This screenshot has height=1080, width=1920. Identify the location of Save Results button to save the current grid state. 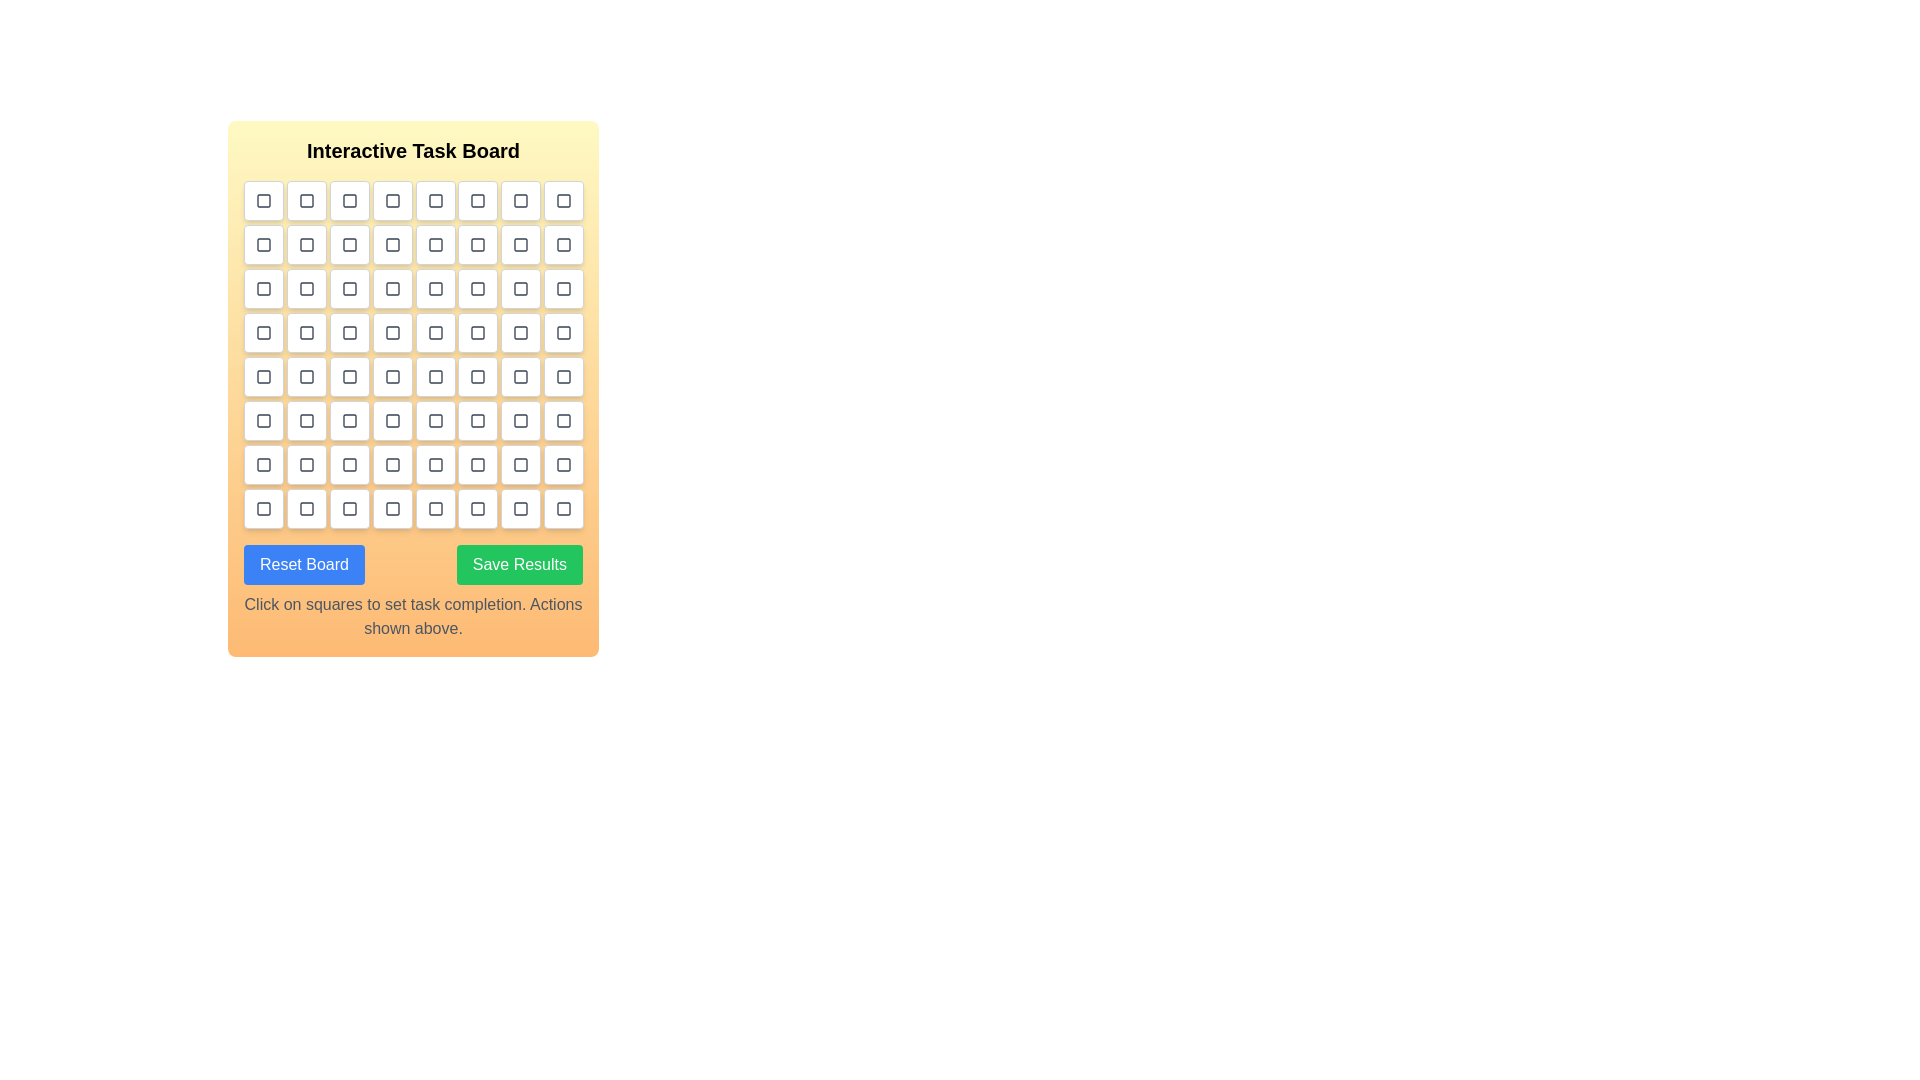
(519, 564).